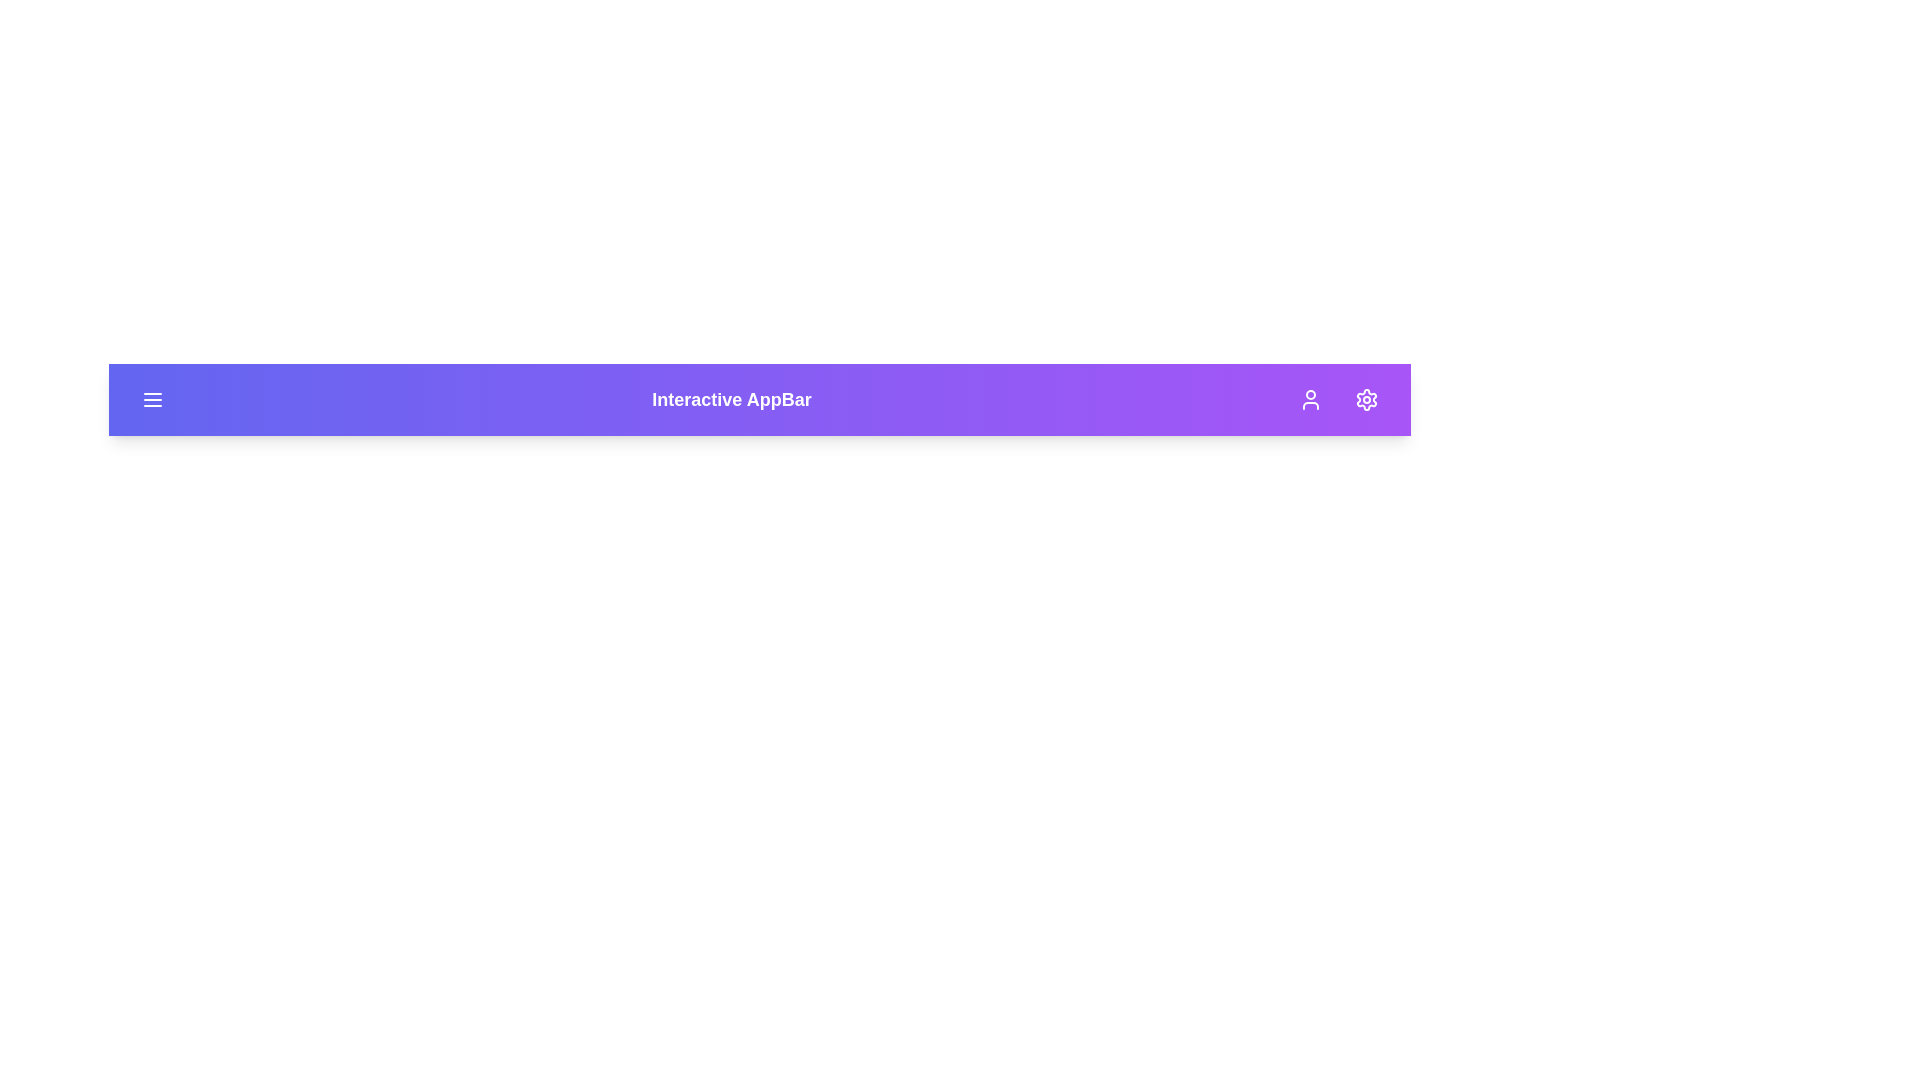  What do you see at coordinates (152, 400) in the screenshot?
I see `the menu button to toggle the visibility of the menu` at bounding box center [152, 400].